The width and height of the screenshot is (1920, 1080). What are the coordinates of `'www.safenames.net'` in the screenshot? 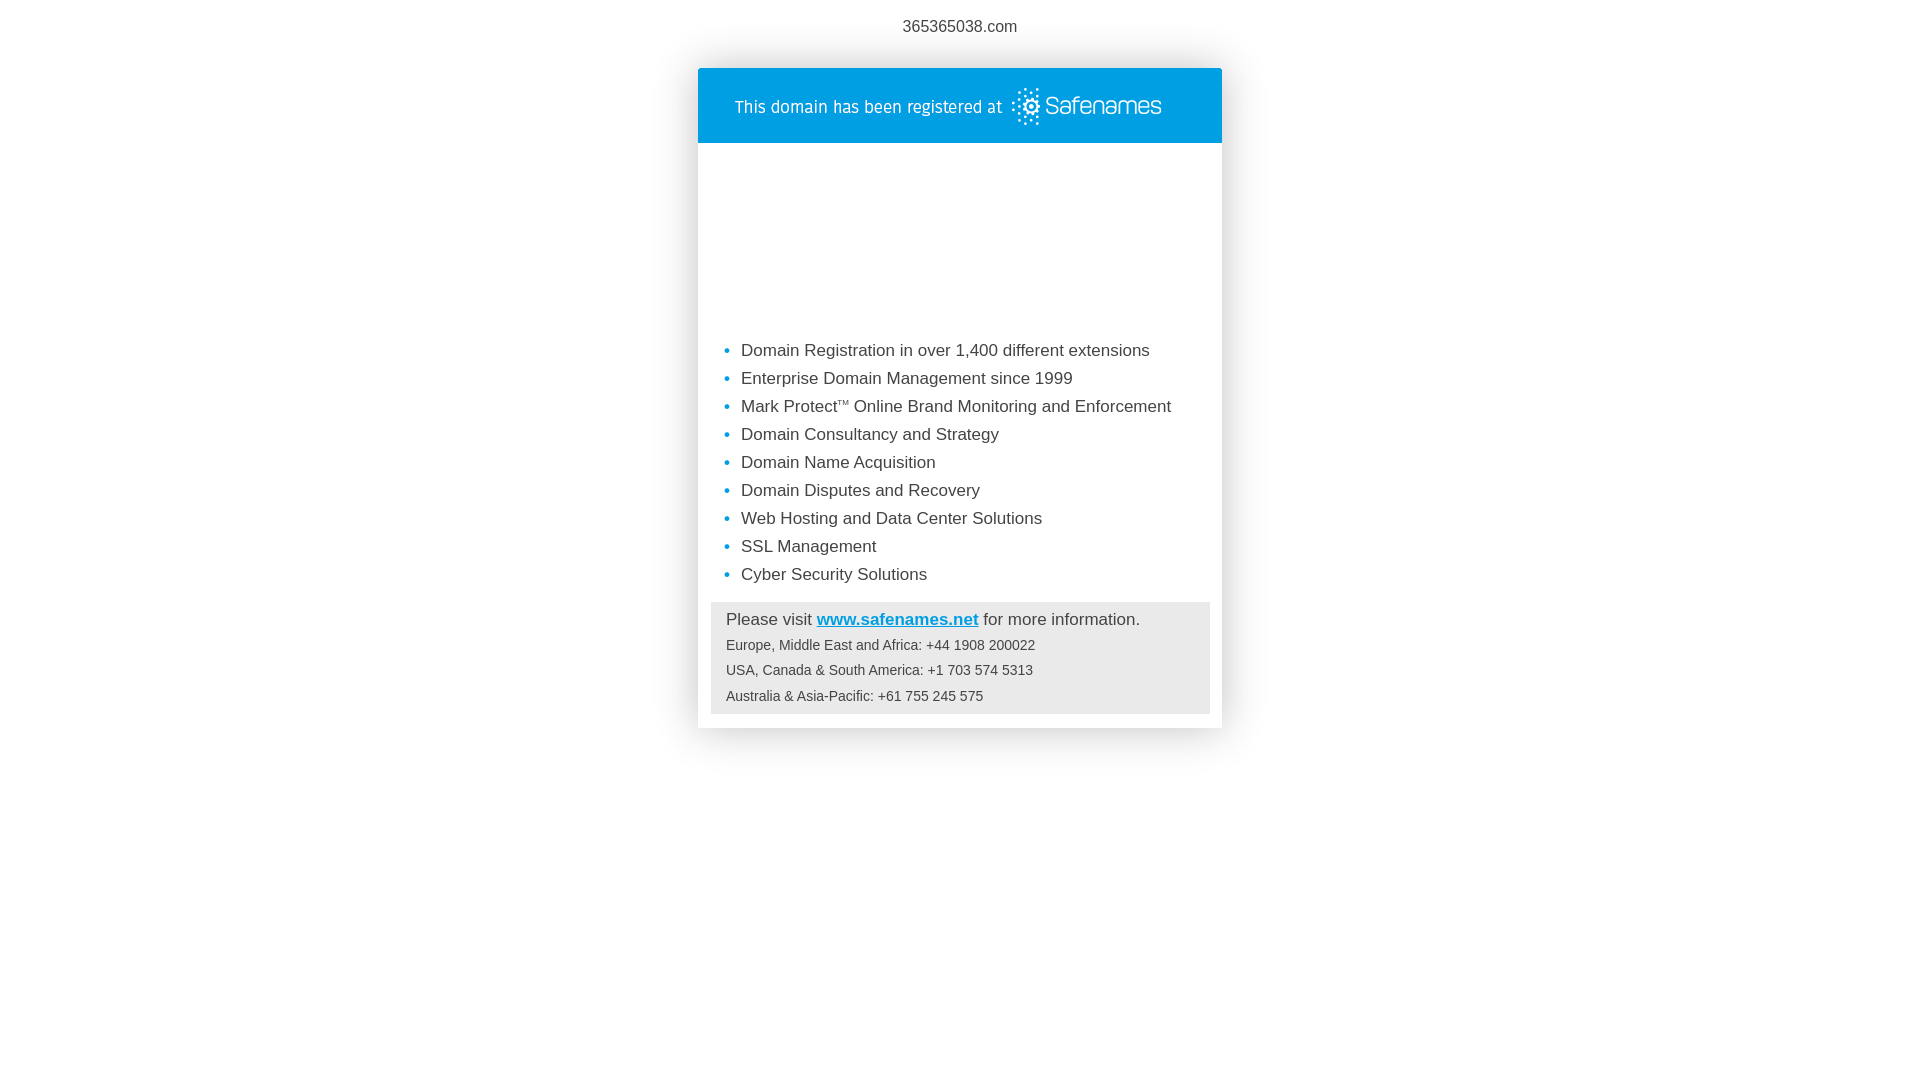 It's located at (896, 618).